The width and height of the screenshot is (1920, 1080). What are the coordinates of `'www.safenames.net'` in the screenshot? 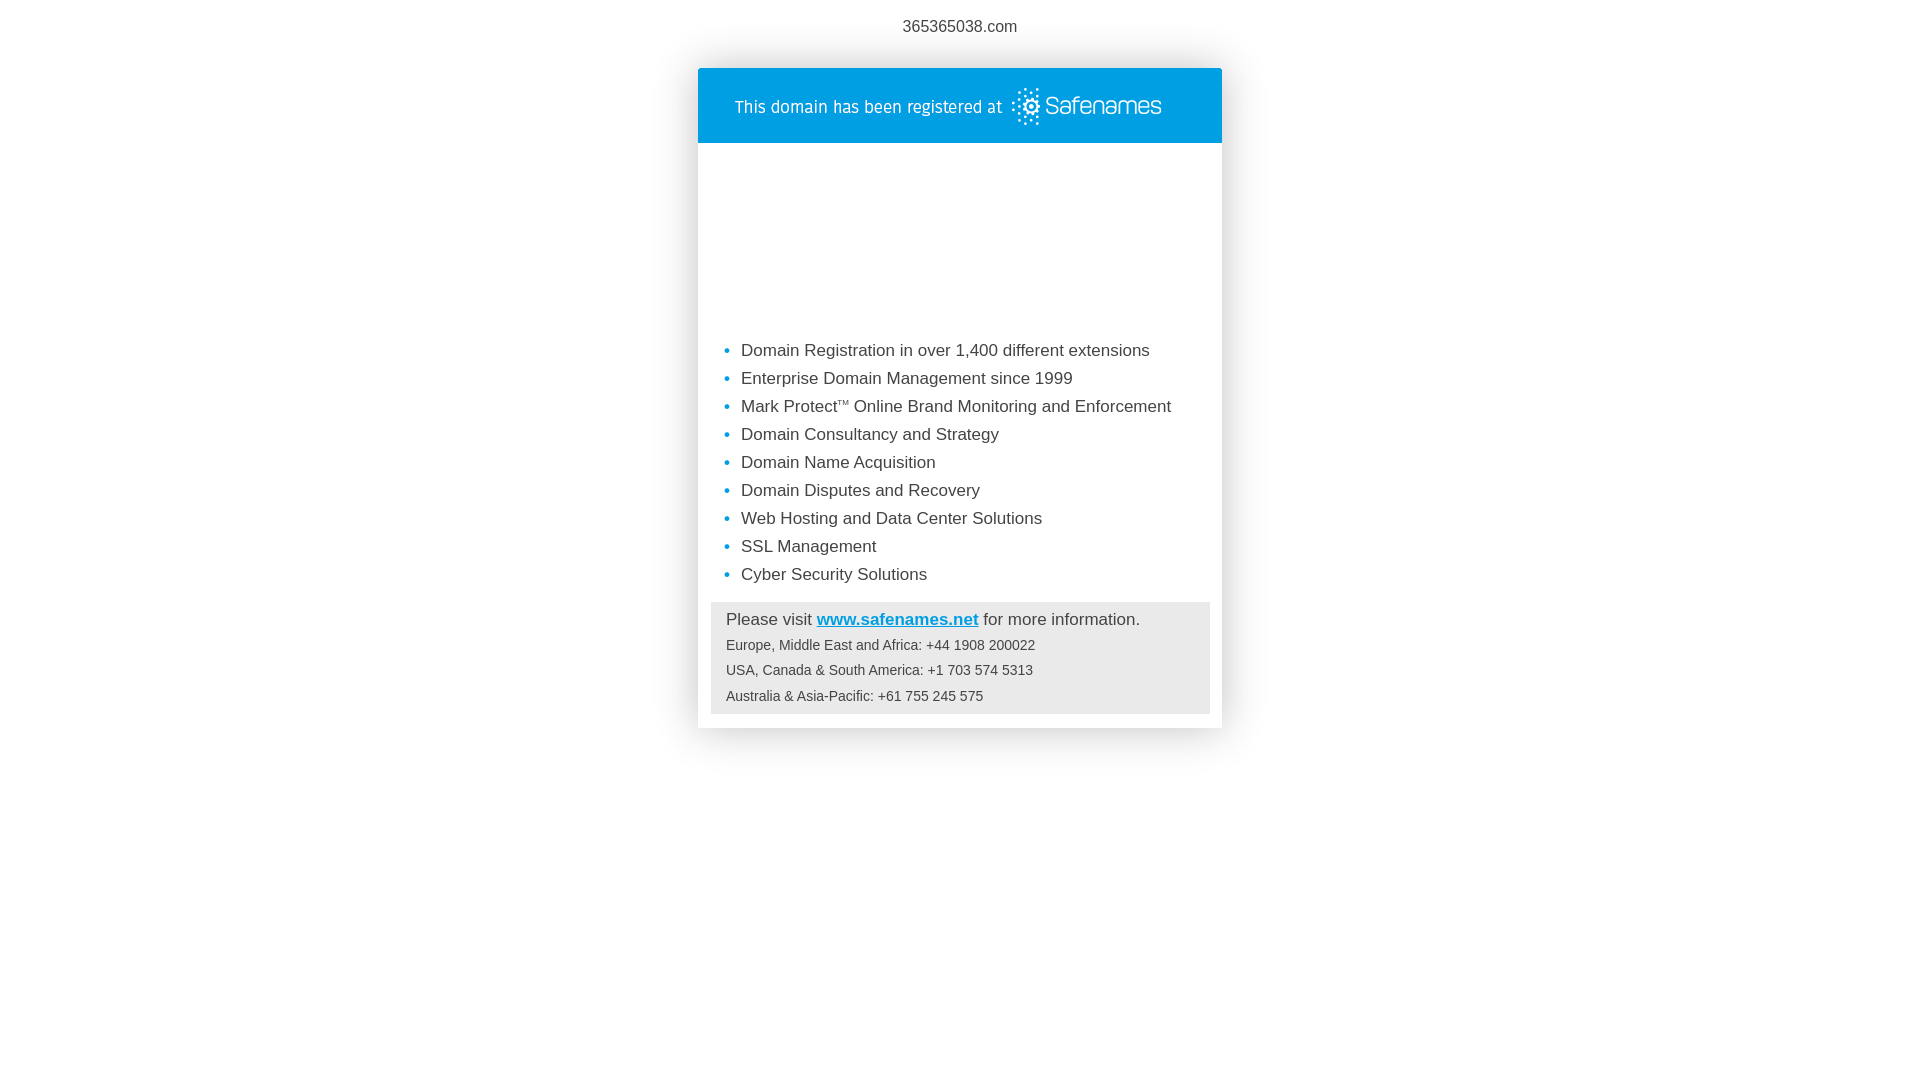 It's located at (896, 618).